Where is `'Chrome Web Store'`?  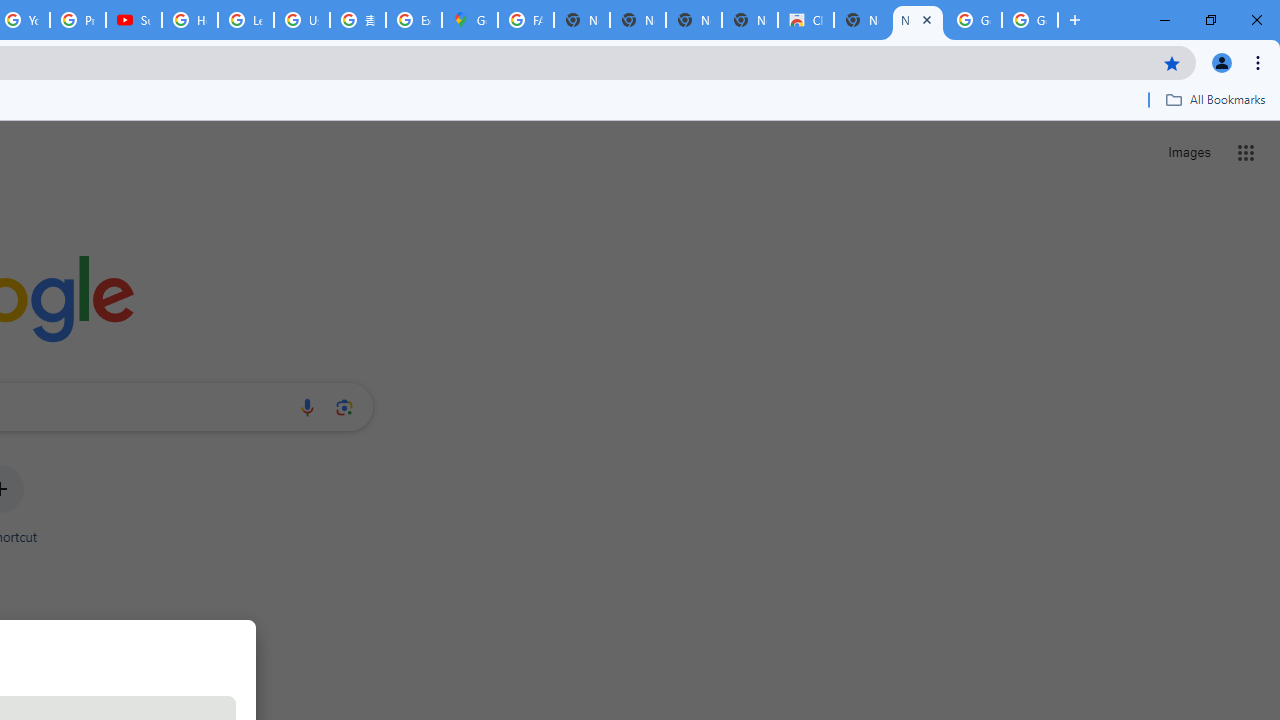
'Chrome Web Store' is located at coordinates (806, 20).